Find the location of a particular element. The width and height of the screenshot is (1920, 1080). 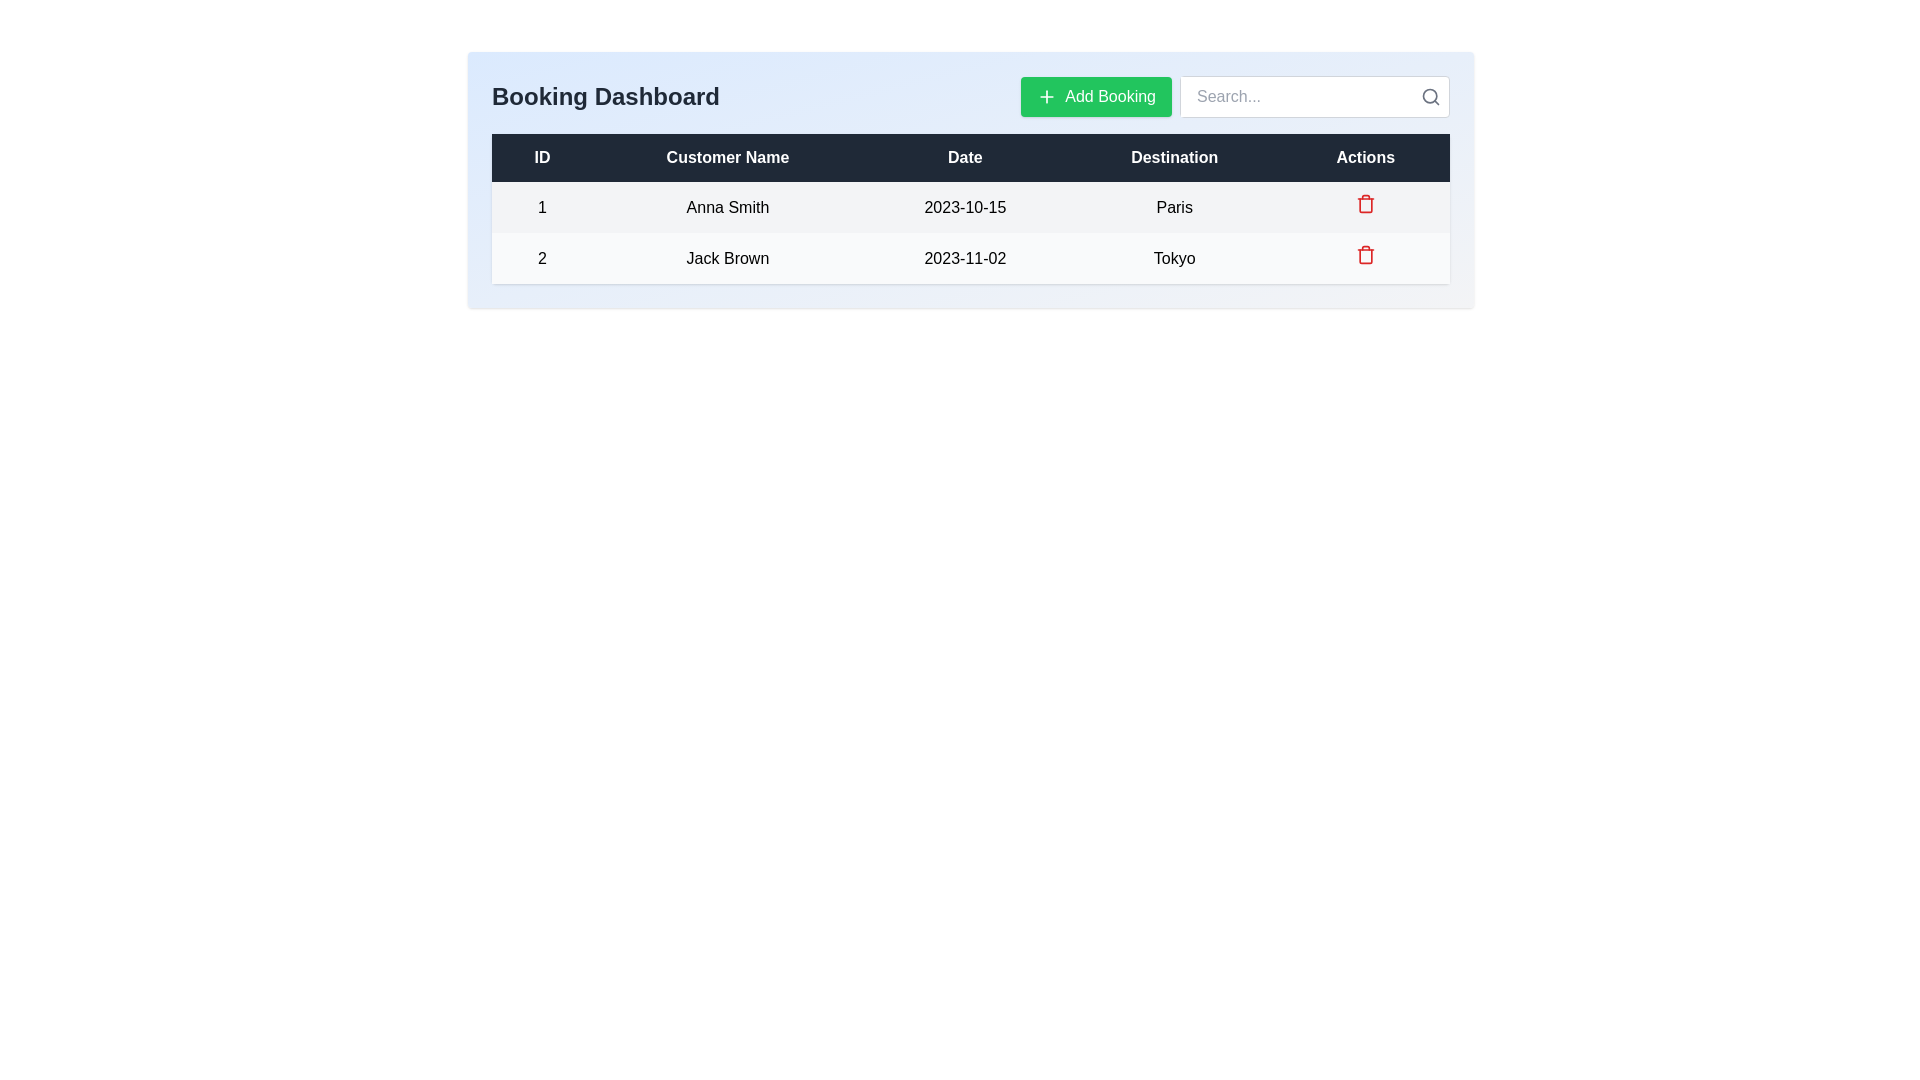

the static text label displaying the numeral '2', which is located in the first column of the second row under the 'Jack Brown' row in the table is located at coordinates (542, 257).